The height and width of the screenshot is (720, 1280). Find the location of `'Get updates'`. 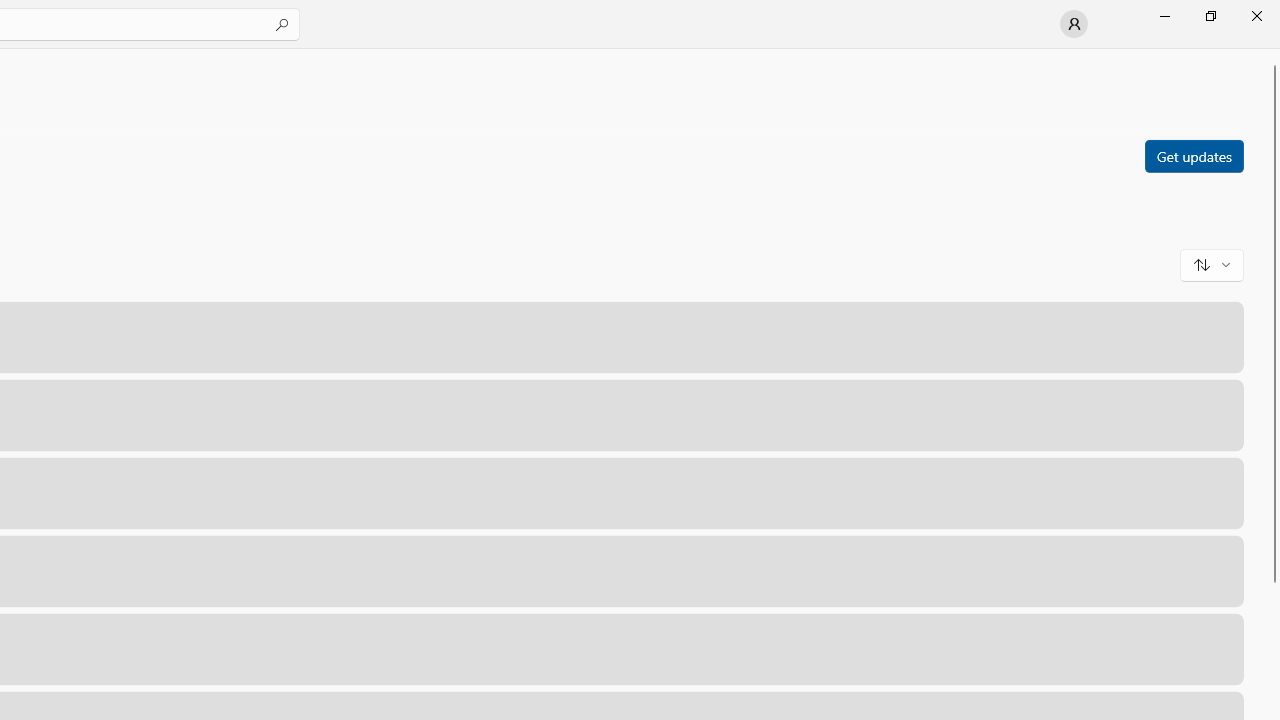

'Get updates' is located at coordinates (1193, 154).